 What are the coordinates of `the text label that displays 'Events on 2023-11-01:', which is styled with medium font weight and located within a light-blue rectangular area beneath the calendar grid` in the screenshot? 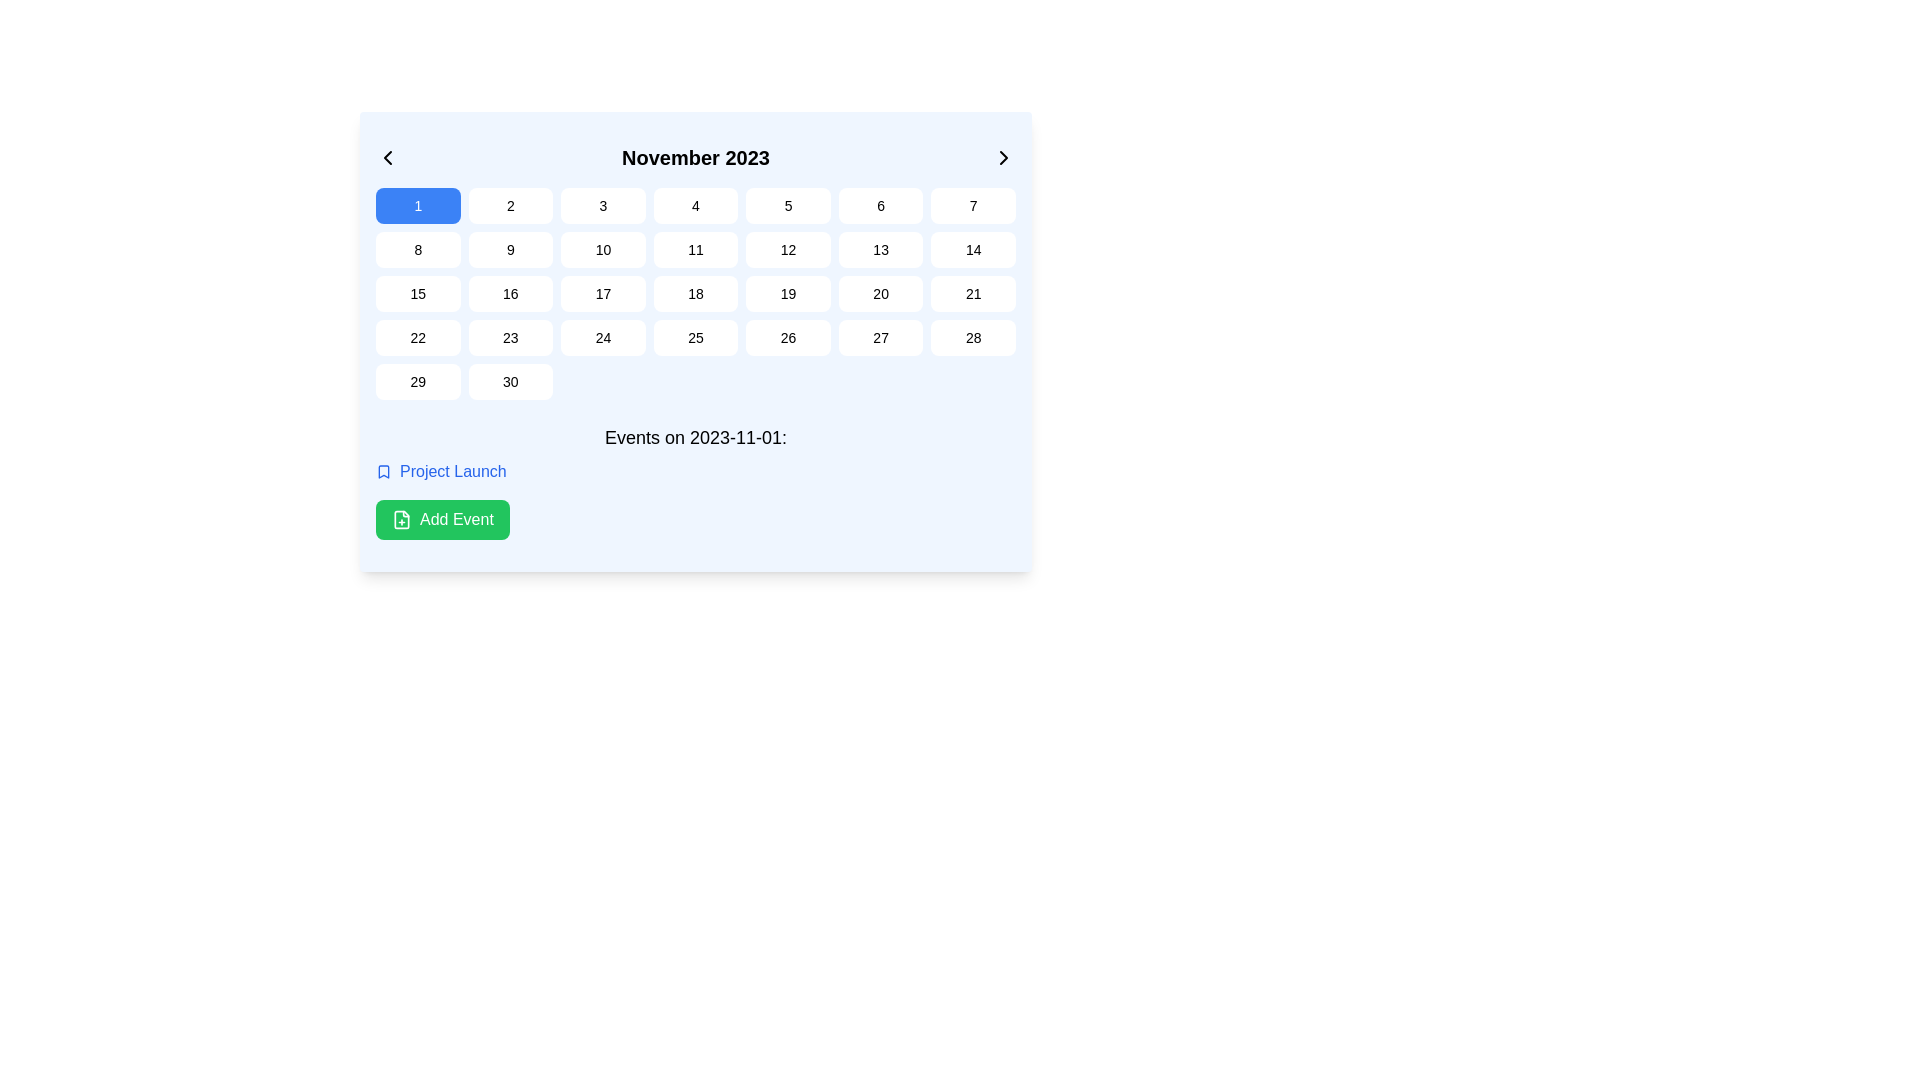 It's located at (696, 437).